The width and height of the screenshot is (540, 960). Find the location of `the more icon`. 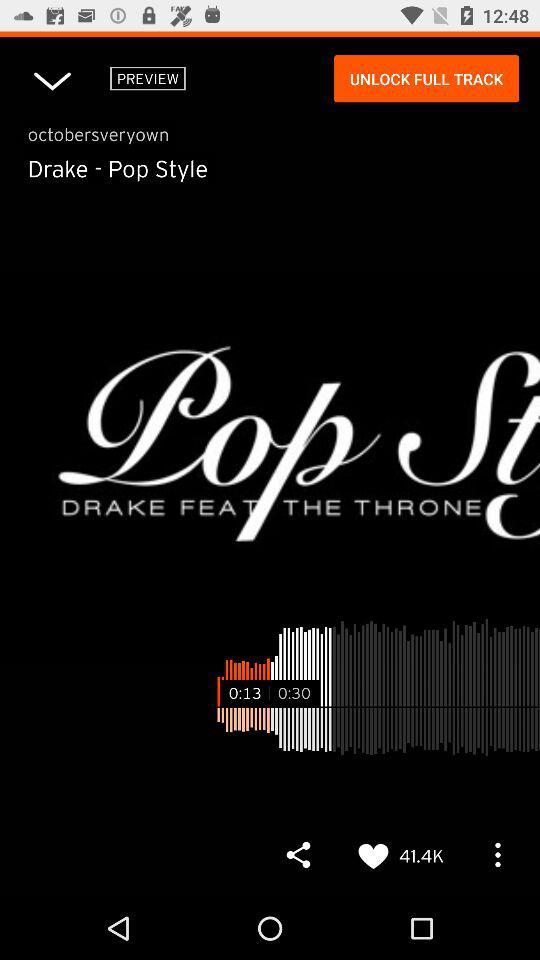

the more icon is located at coordinates (496, 853).